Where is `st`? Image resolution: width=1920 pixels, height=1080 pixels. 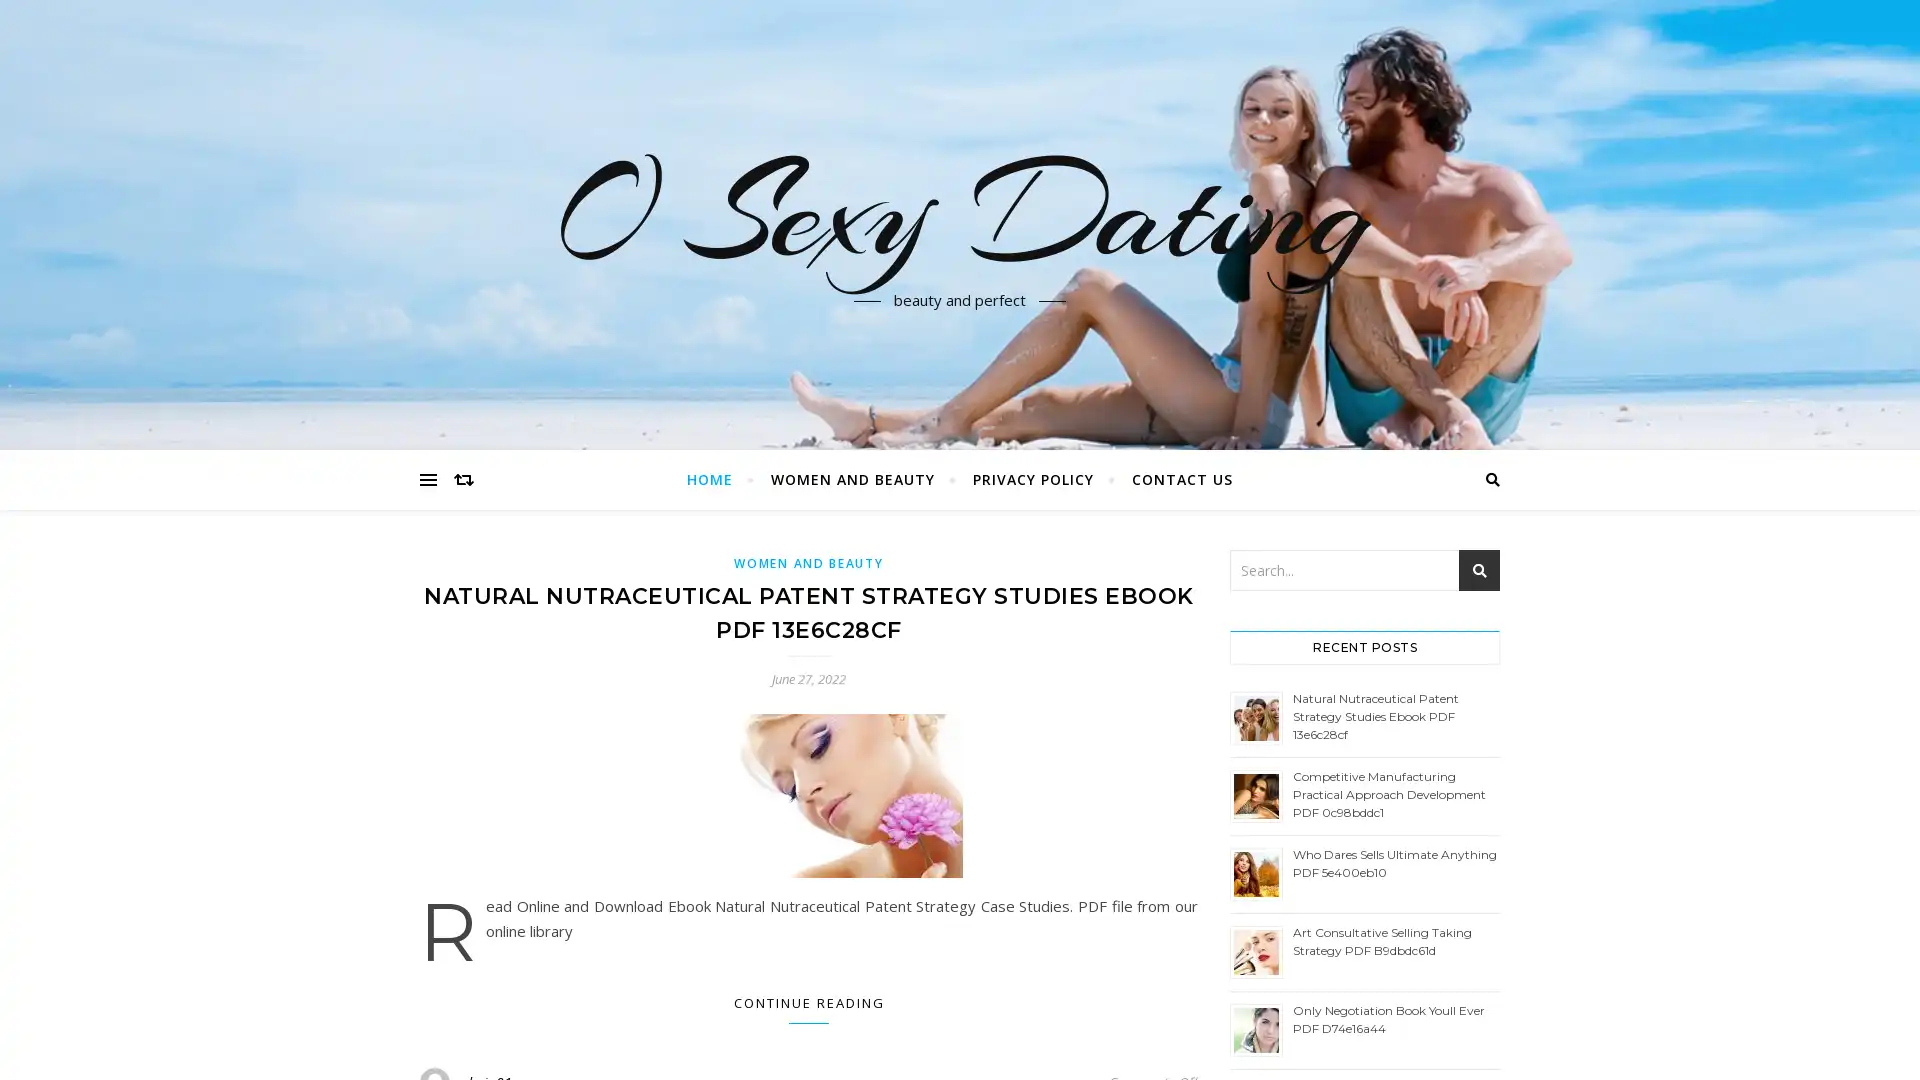
st is located at coordinates (1479, 570).